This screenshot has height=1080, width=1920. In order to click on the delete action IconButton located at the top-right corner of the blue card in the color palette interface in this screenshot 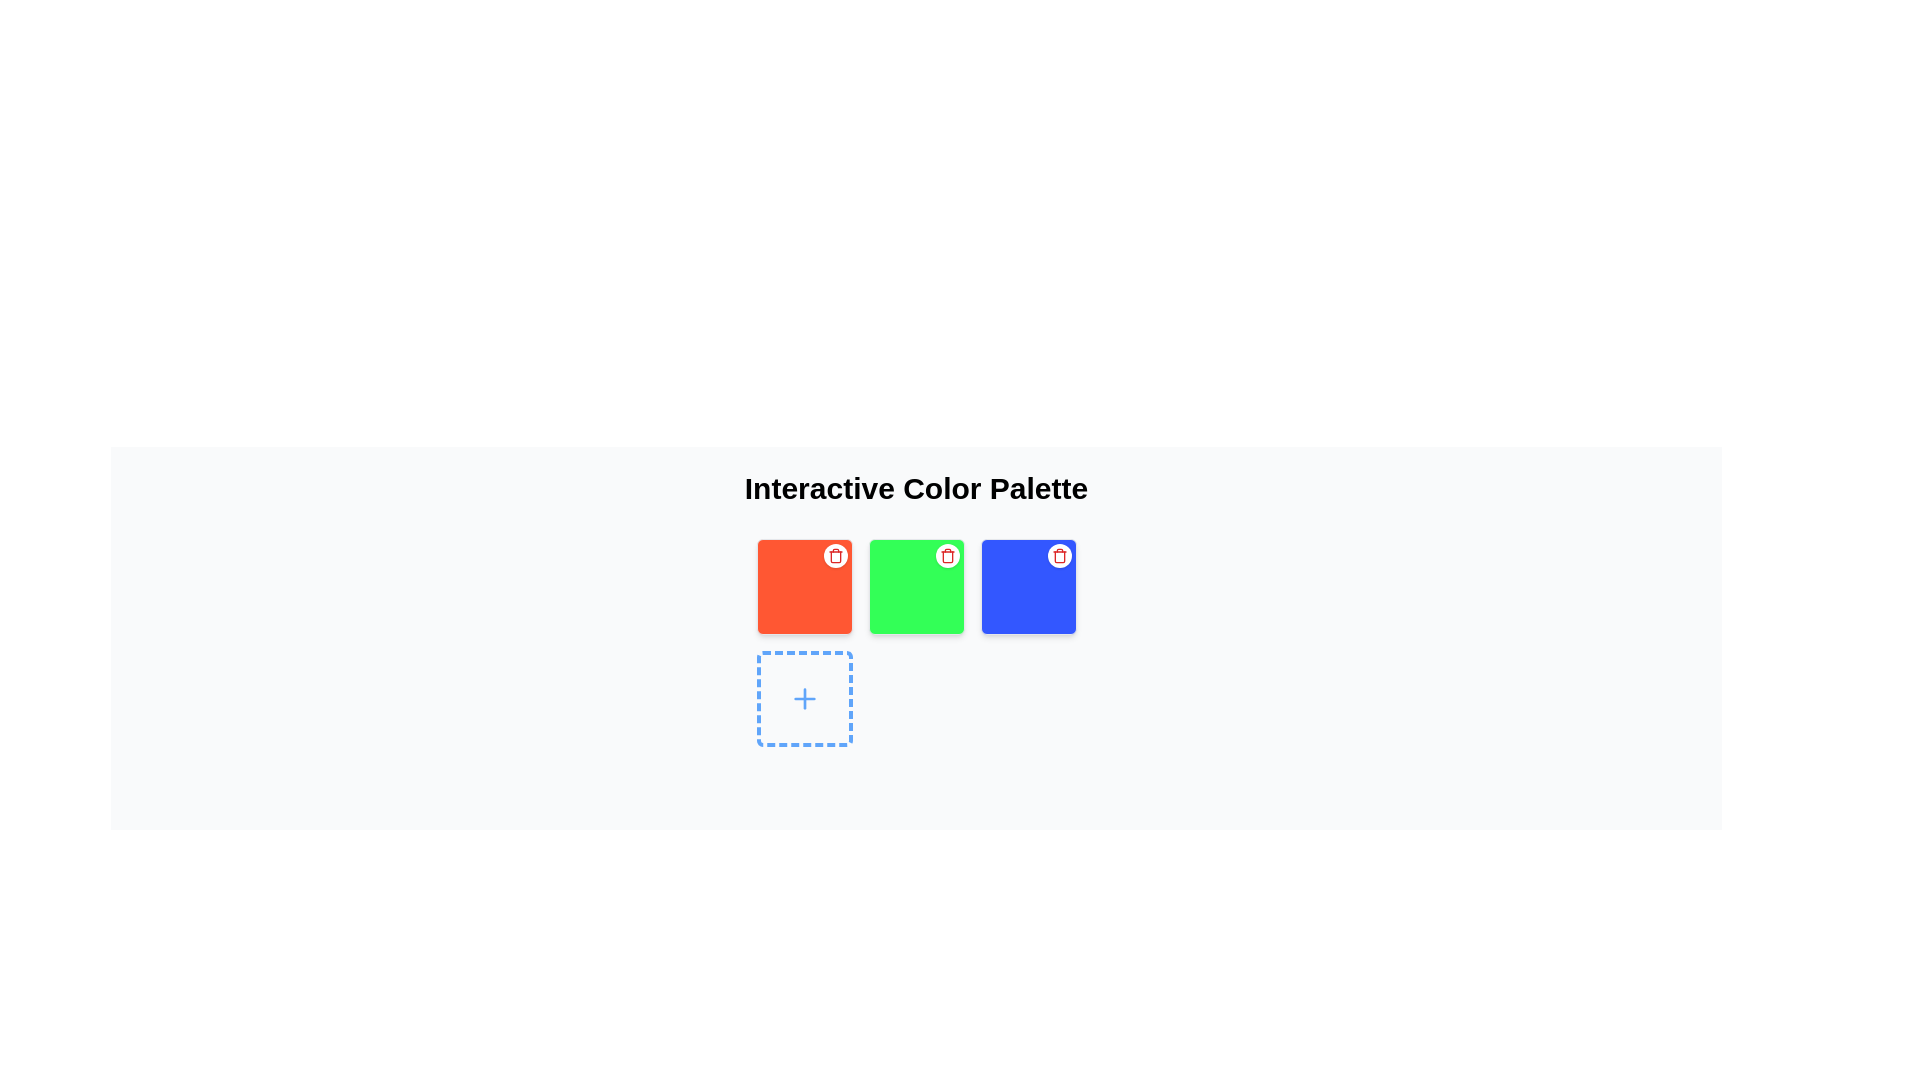, I will do `click(1058, 555)`.